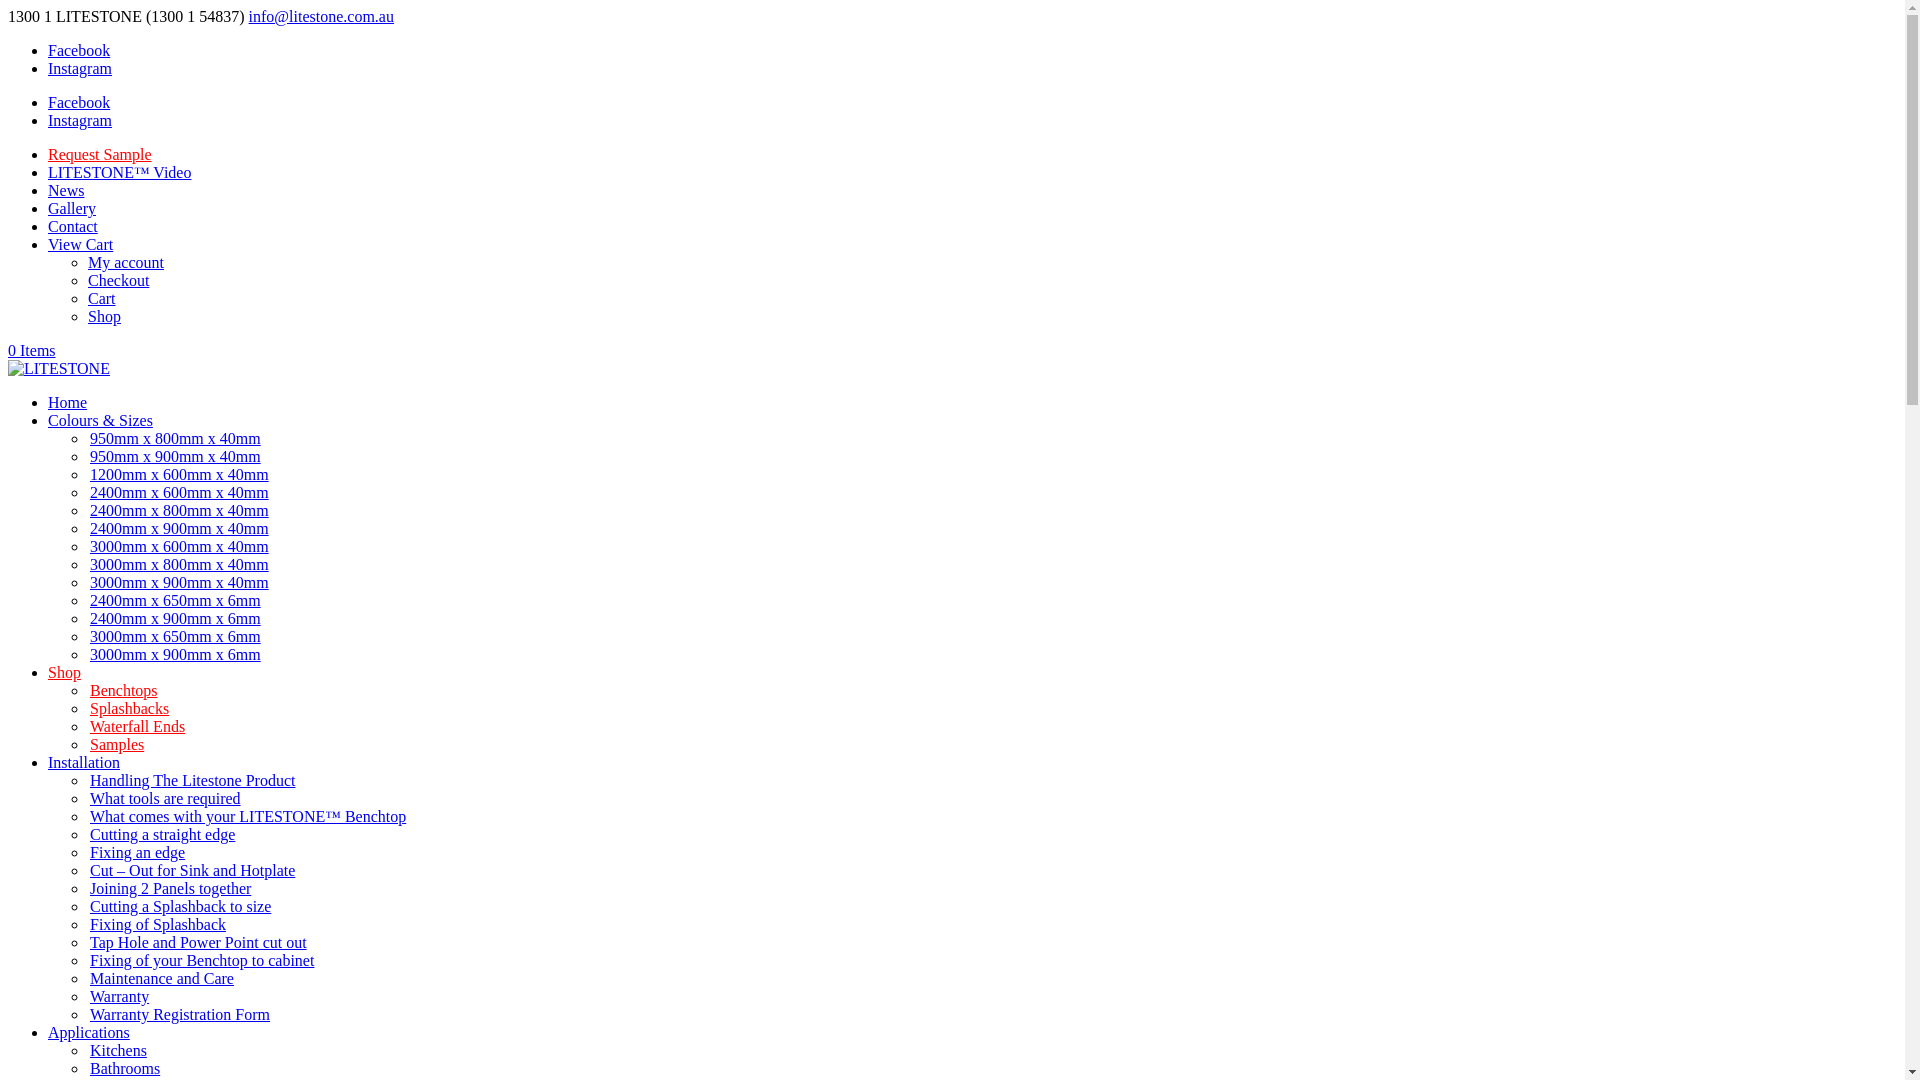 The image size is (1920, 1080). Describe the element at coordinates (136, 726) in the screenshot. I see `'Waterfall Ends'` at that location.